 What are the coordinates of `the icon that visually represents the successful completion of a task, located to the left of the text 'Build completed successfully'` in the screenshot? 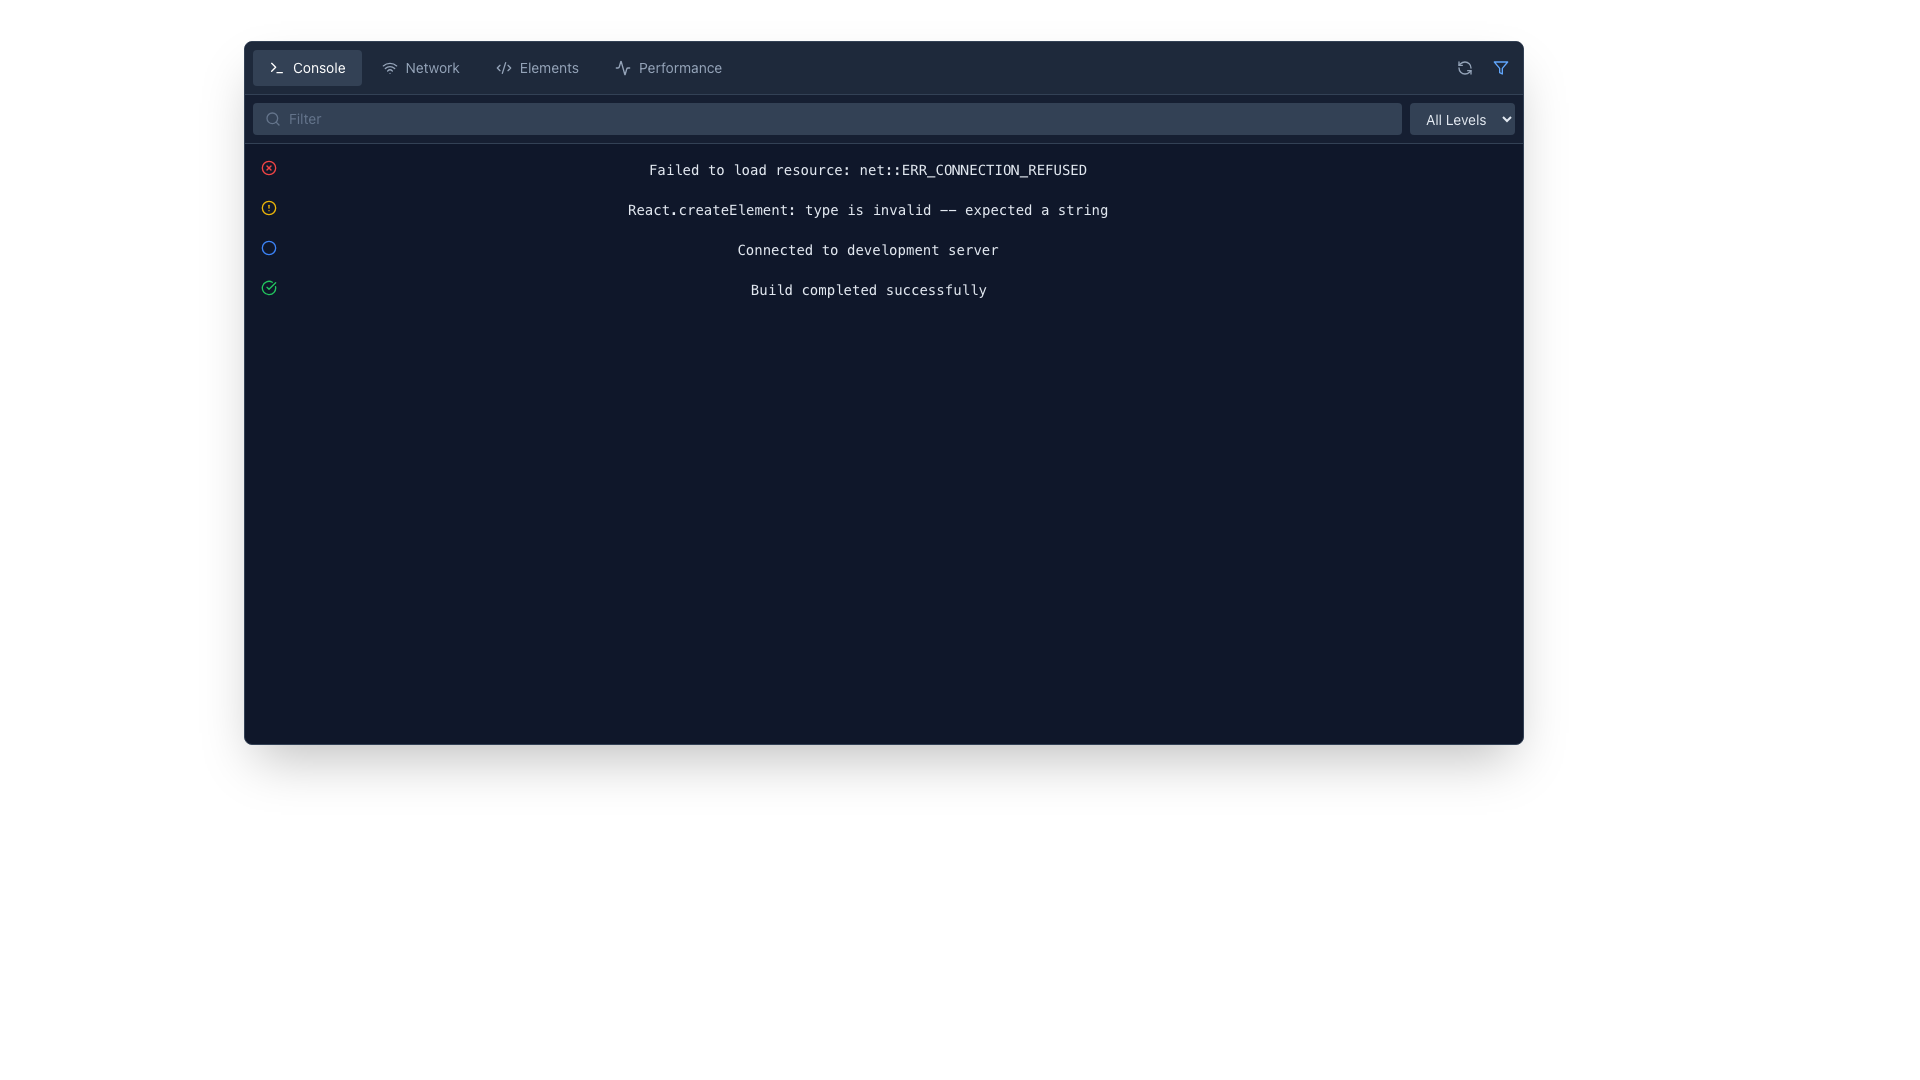 It's located at (267, 288).